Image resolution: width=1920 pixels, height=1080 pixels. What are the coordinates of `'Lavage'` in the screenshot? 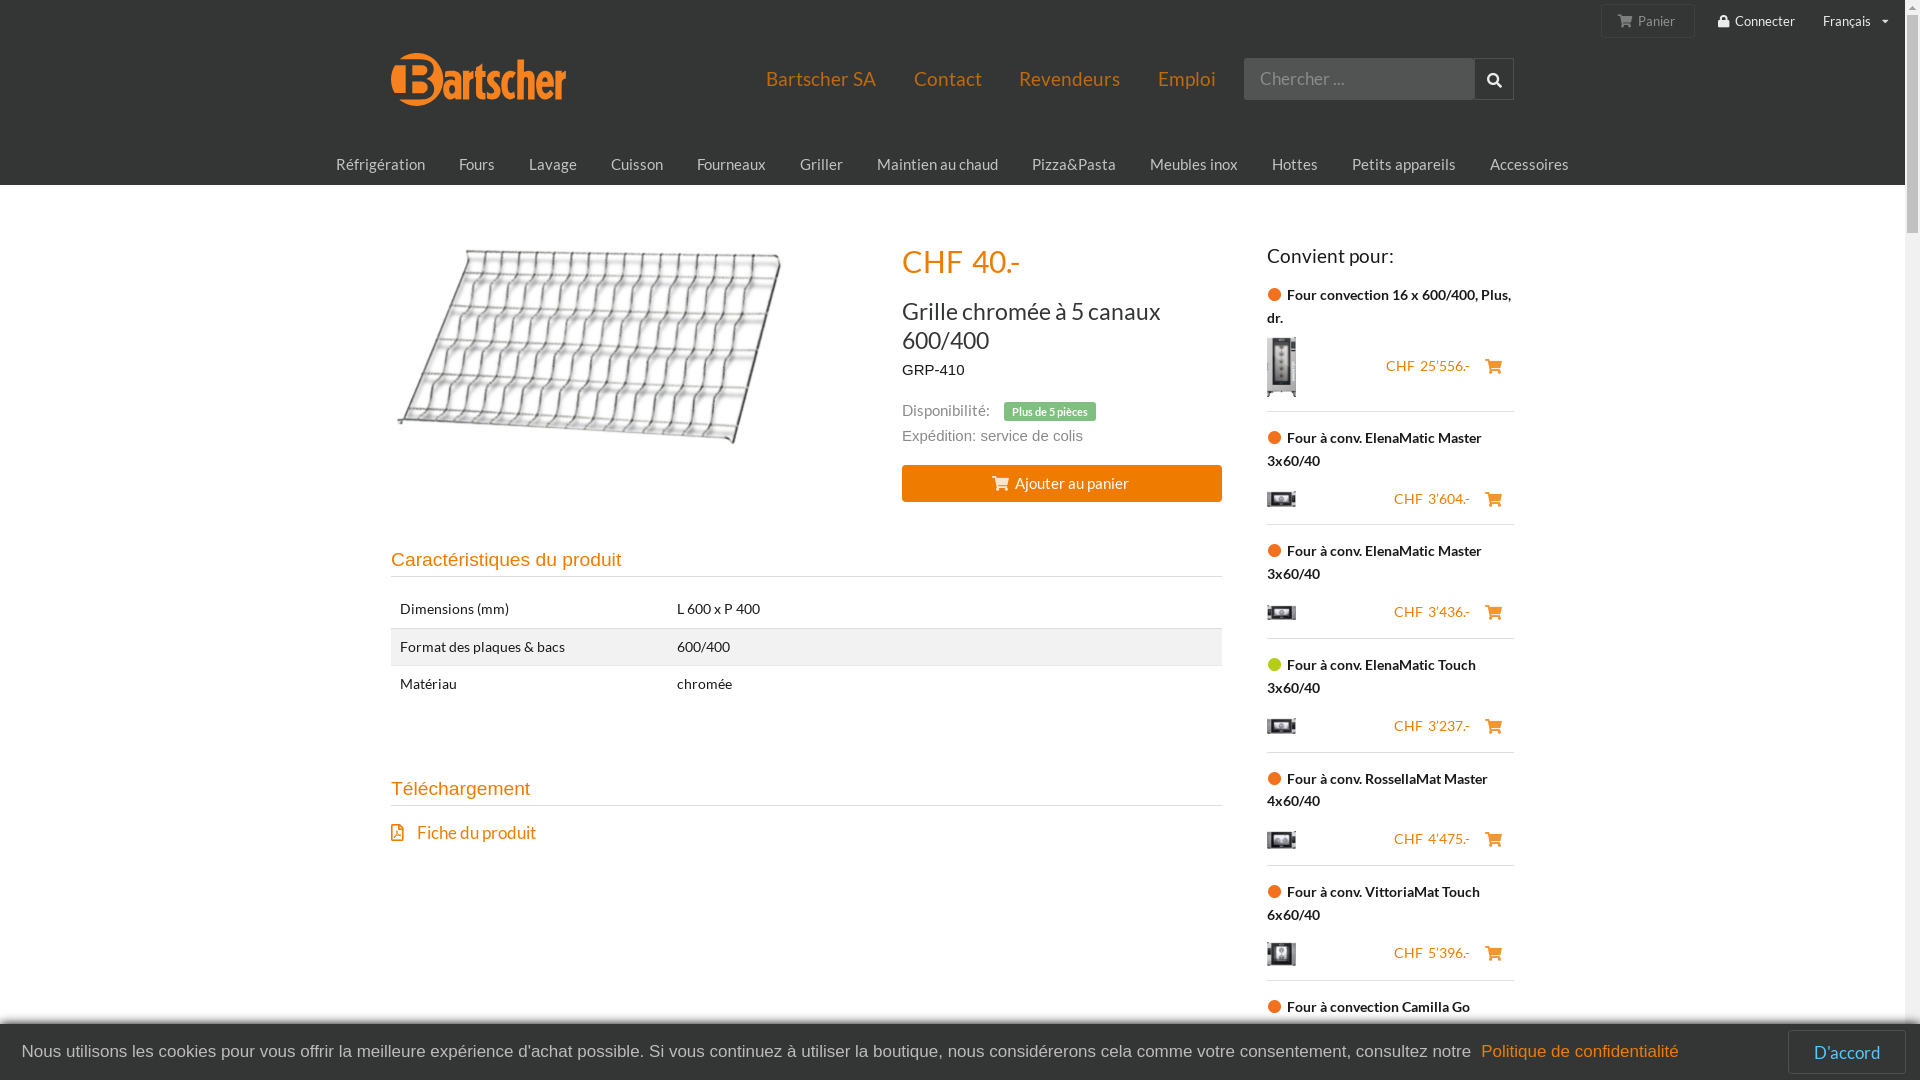 It's located at (552, 164).